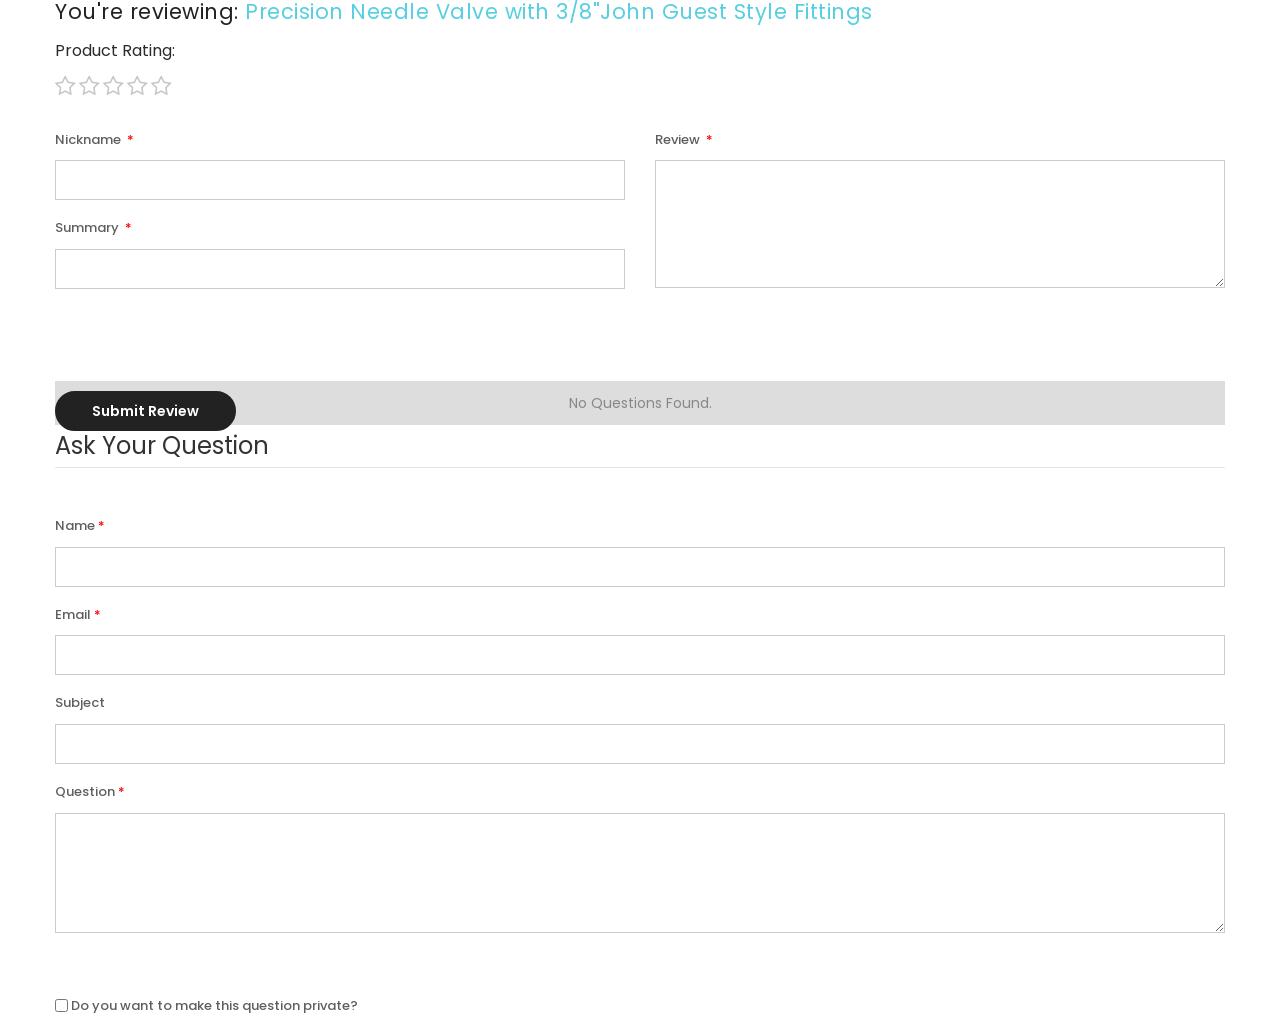  What do you see at coordinates (88, 138) in the screenshot?
I see `'Nickname'` at bounding box center [88, 138].